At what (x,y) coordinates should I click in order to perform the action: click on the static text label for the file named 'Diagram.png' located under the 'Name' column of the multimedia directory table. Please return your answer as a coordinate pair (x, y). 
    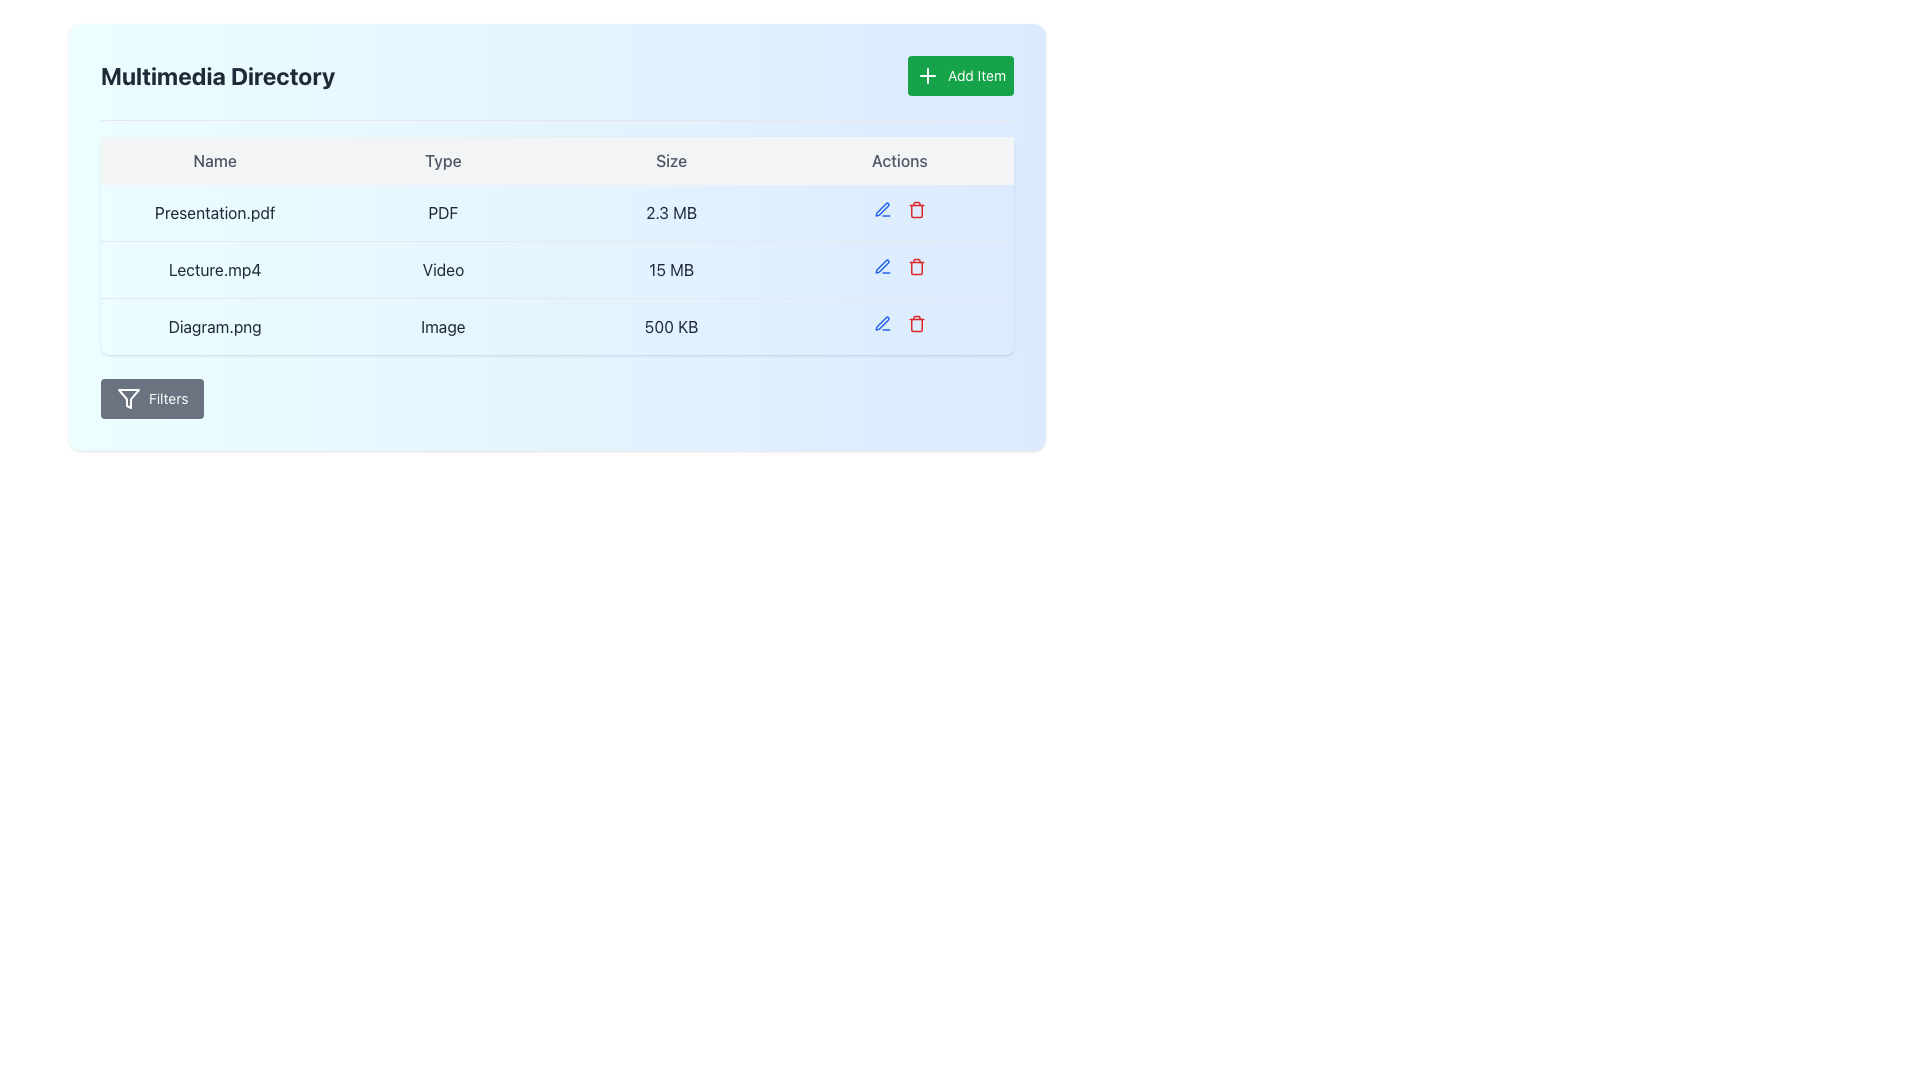
    Looking at the image, I should click on (215, 325).